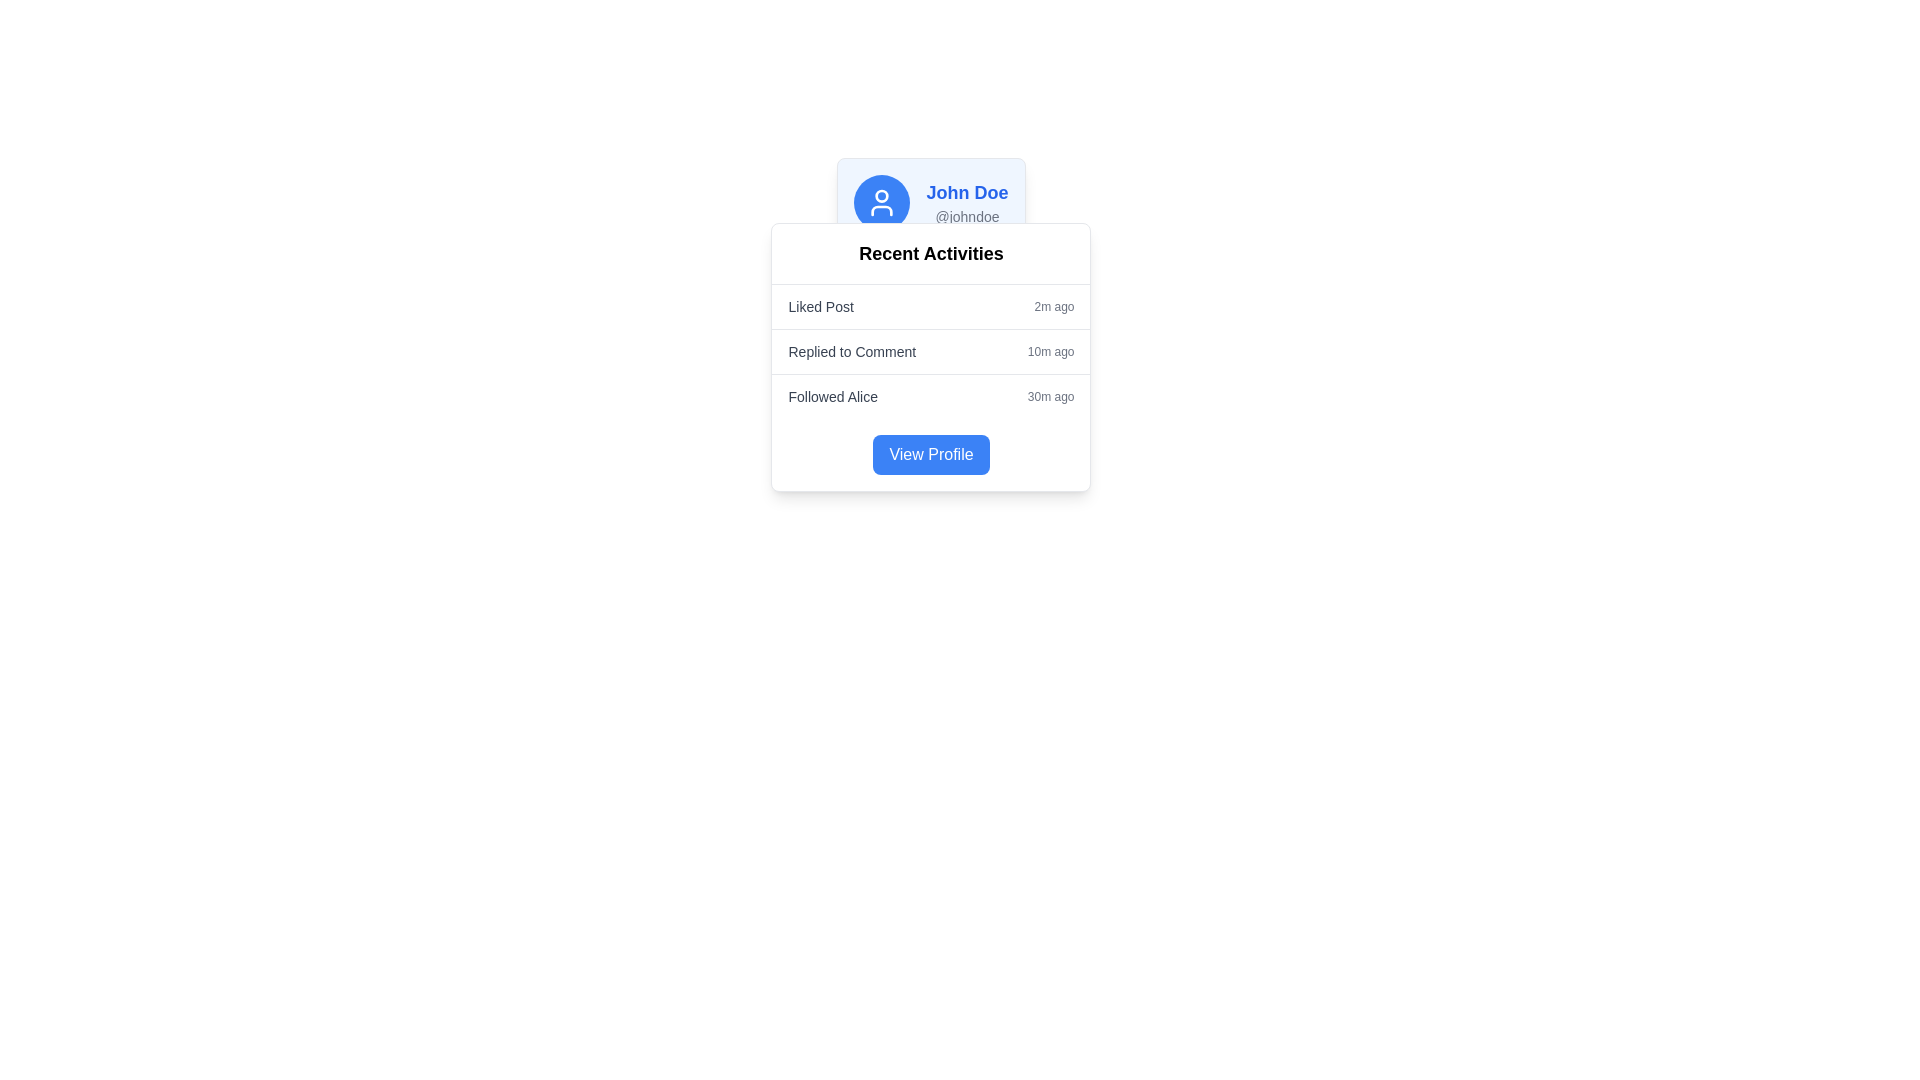 The height and width of the screenshot is (1080, 1920). I want to click on the first item in the vertical list of user activity blocks, which represents a user activity log entry, so click(930, 307).